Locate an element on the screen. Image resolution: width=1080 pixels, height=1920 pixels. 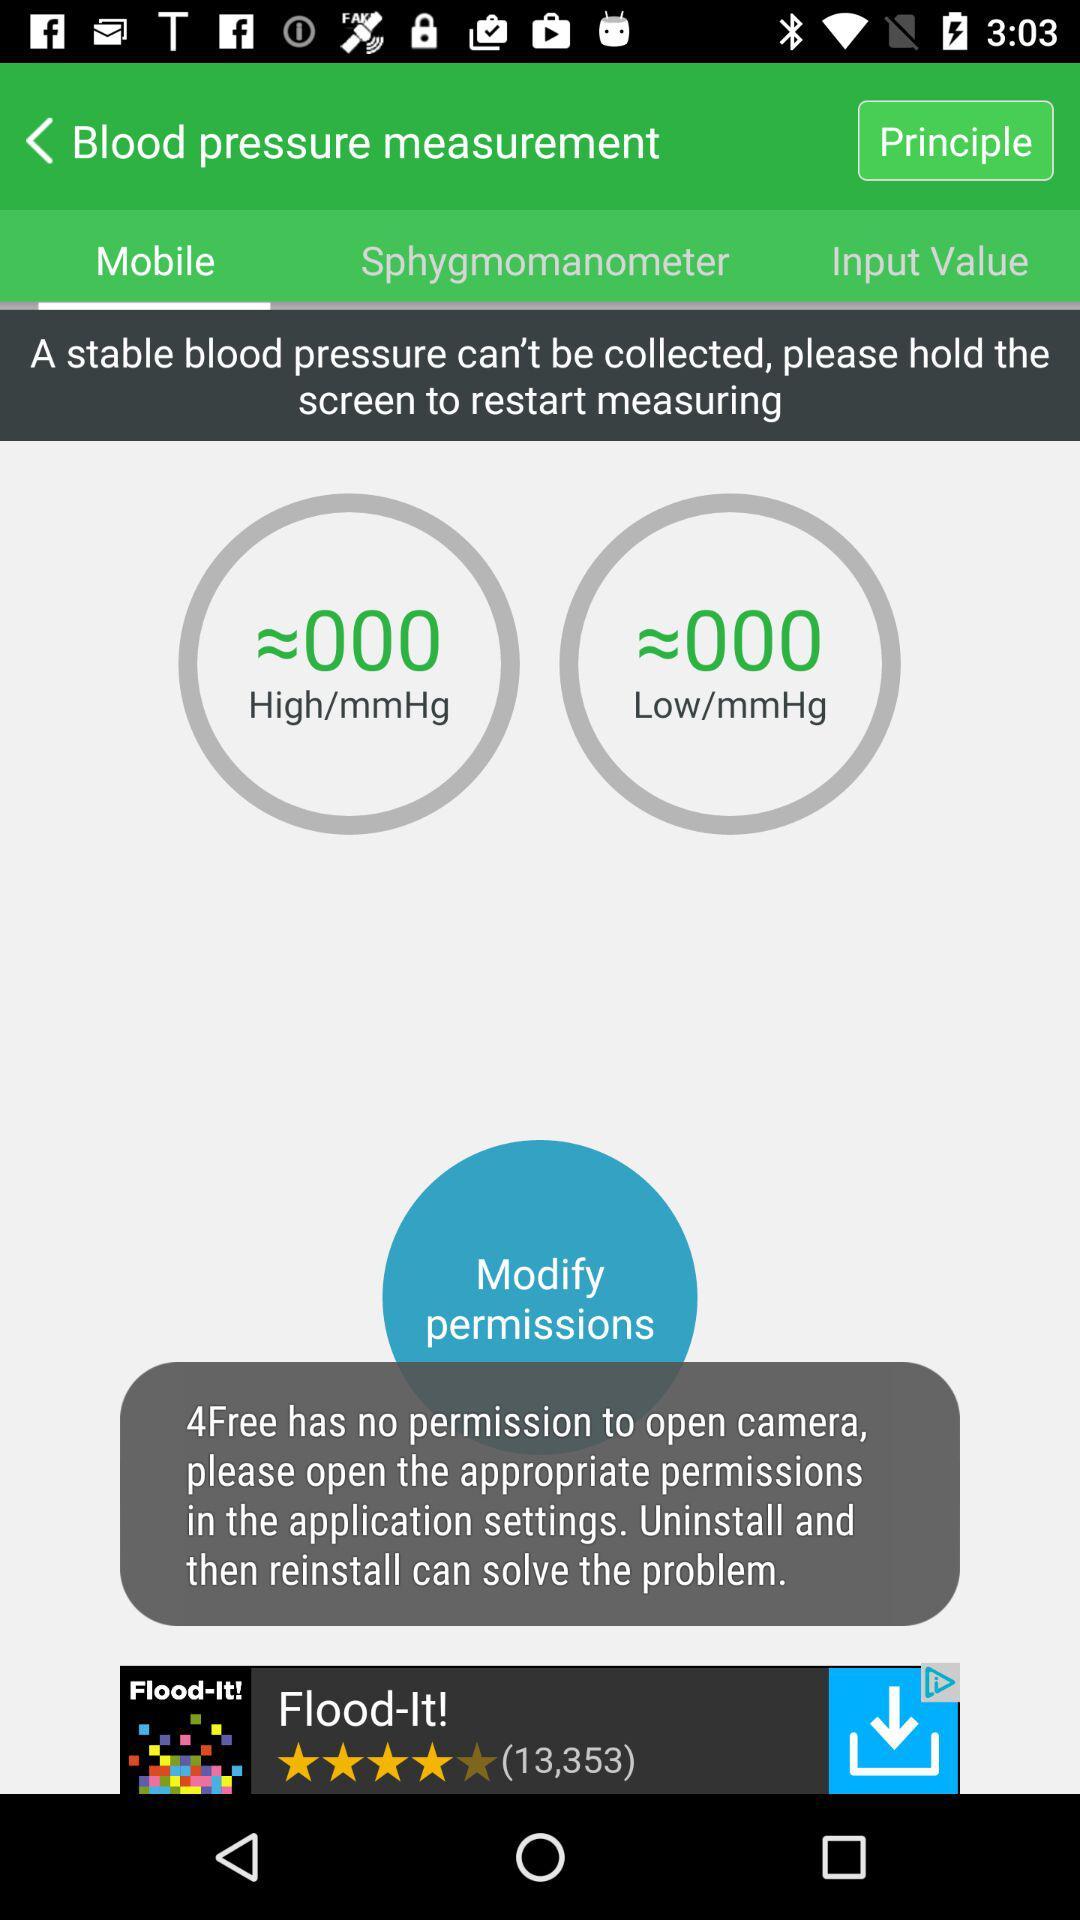
find out about the advertisement is located at coordinates (540, 1727).